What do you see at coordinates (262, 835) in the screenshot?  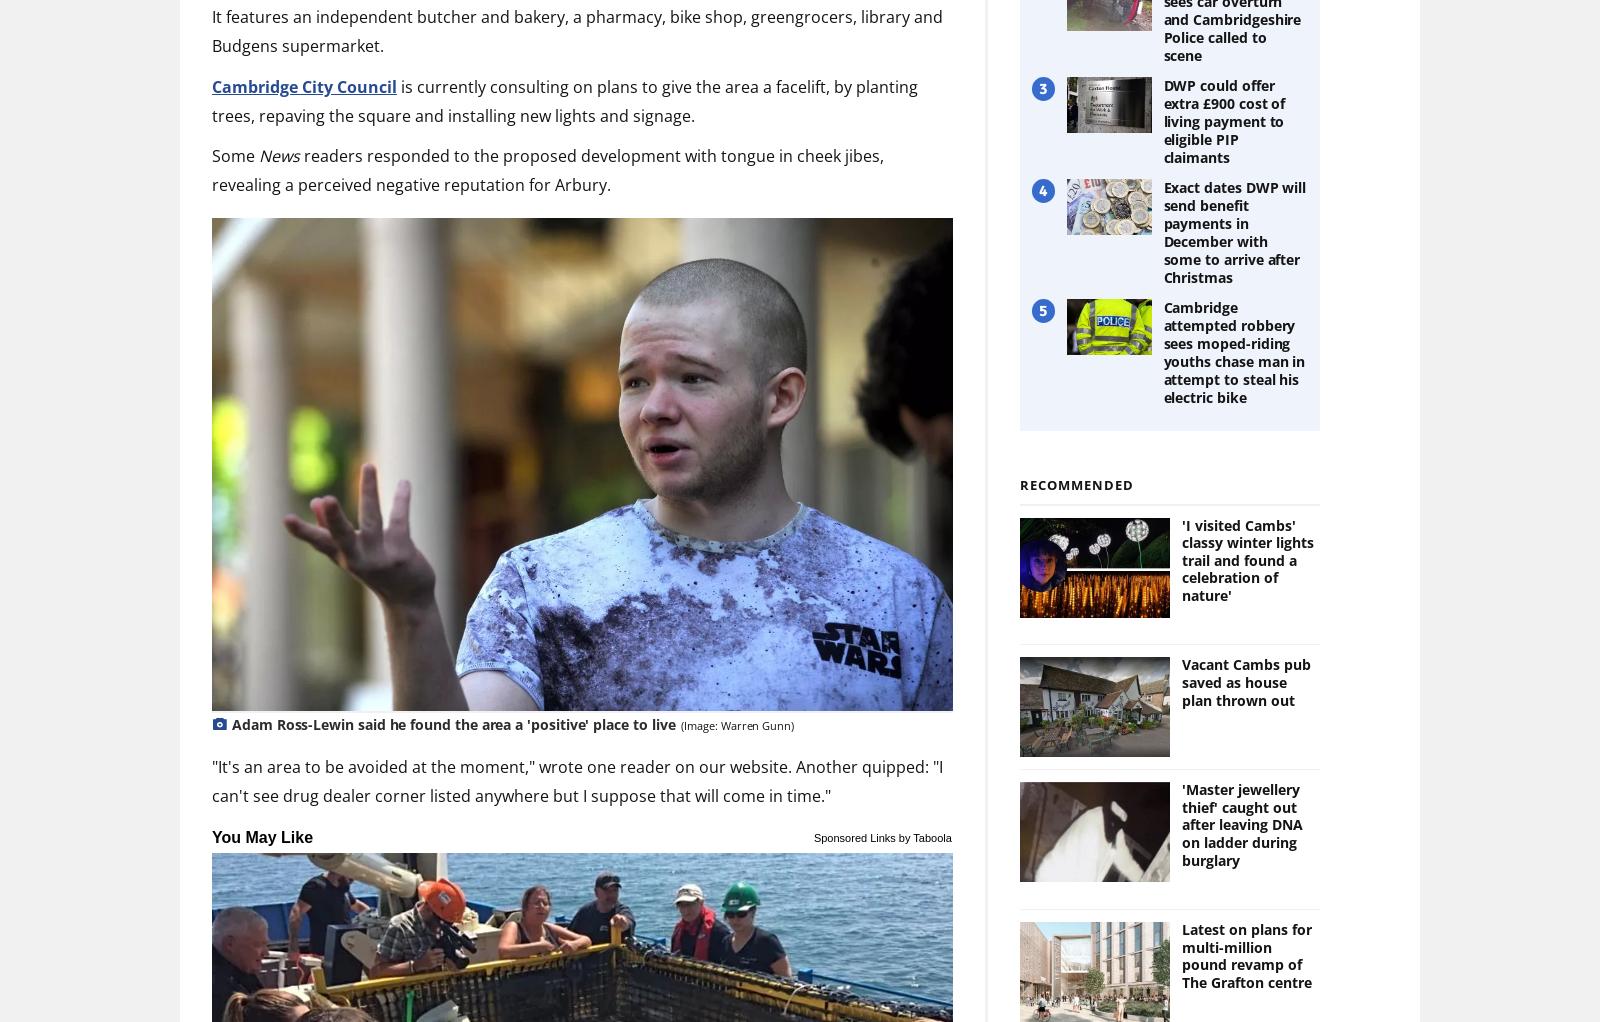 I see `'You May Like'` at bounding box center [262, 835].